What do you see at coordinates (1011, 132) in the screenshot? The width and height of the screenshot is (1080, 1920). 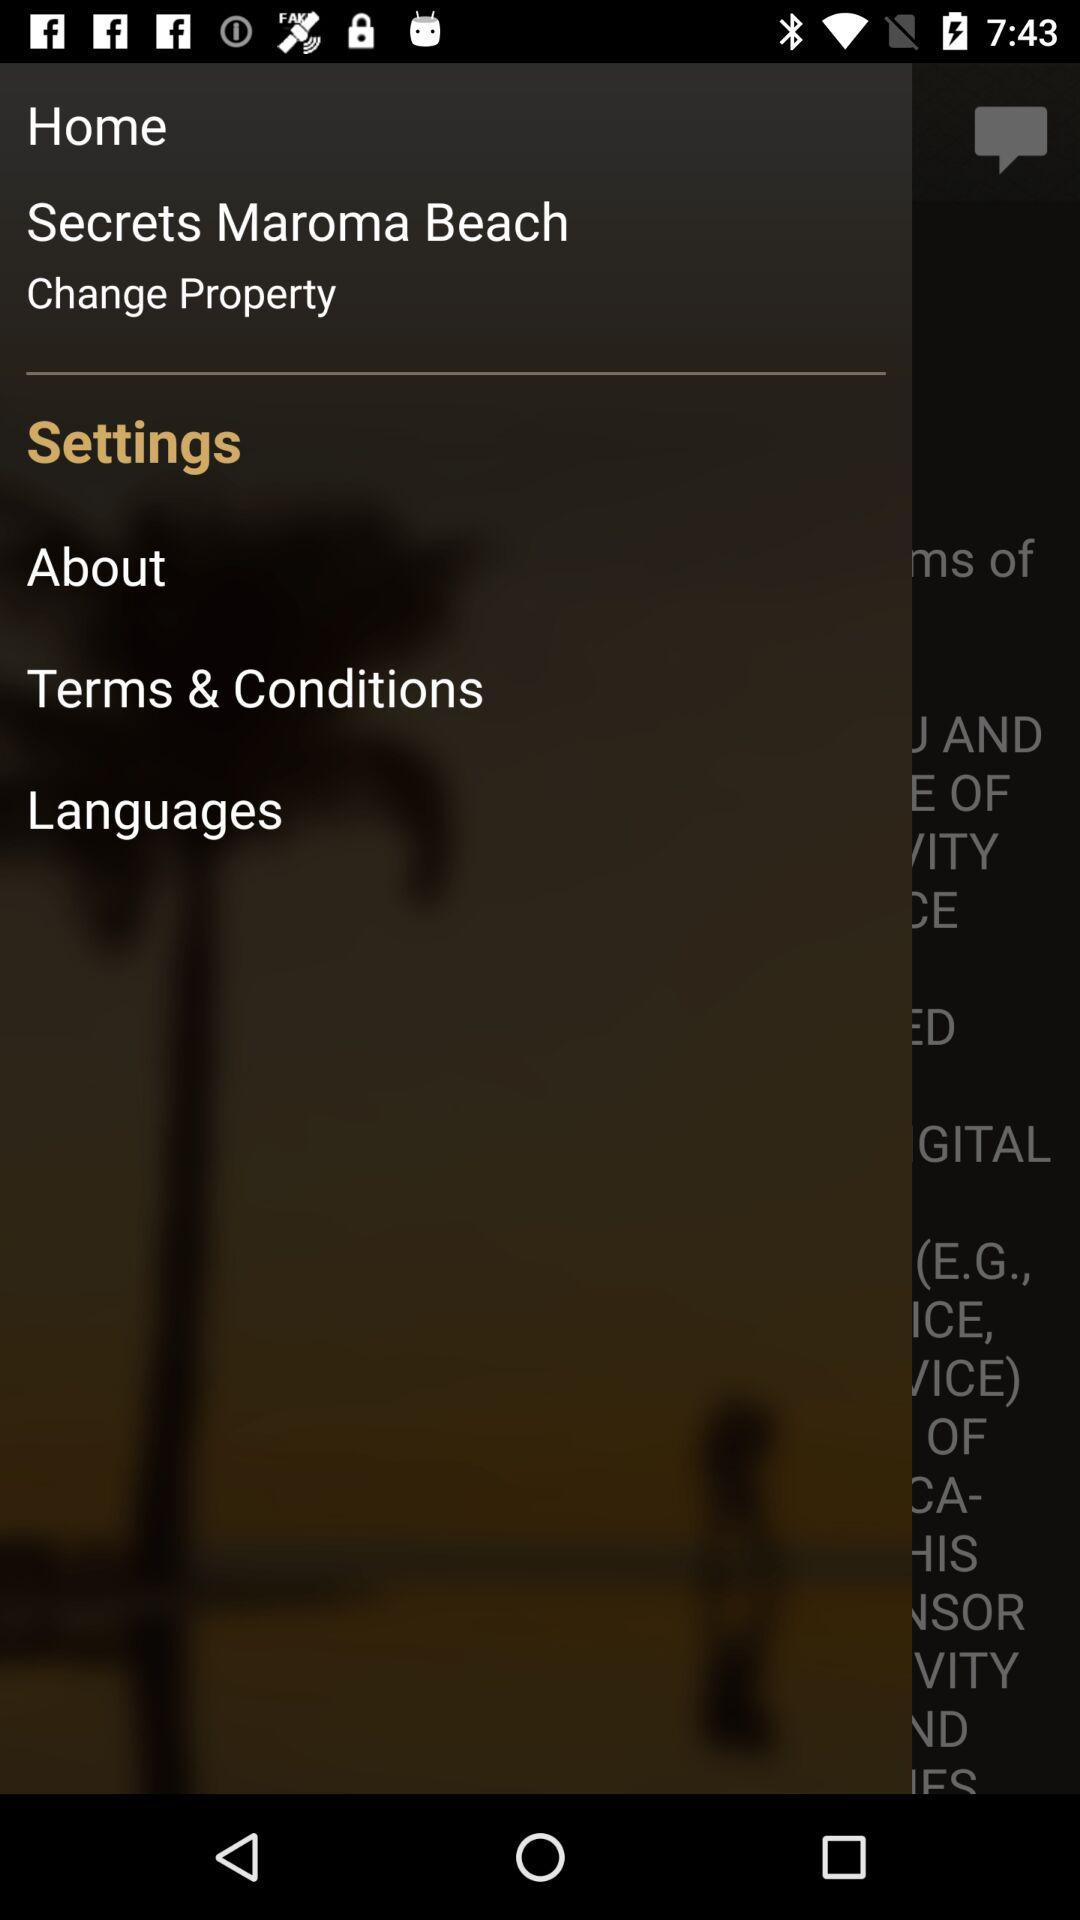 I see `the chat icon` at bounding box center [1011, 132].